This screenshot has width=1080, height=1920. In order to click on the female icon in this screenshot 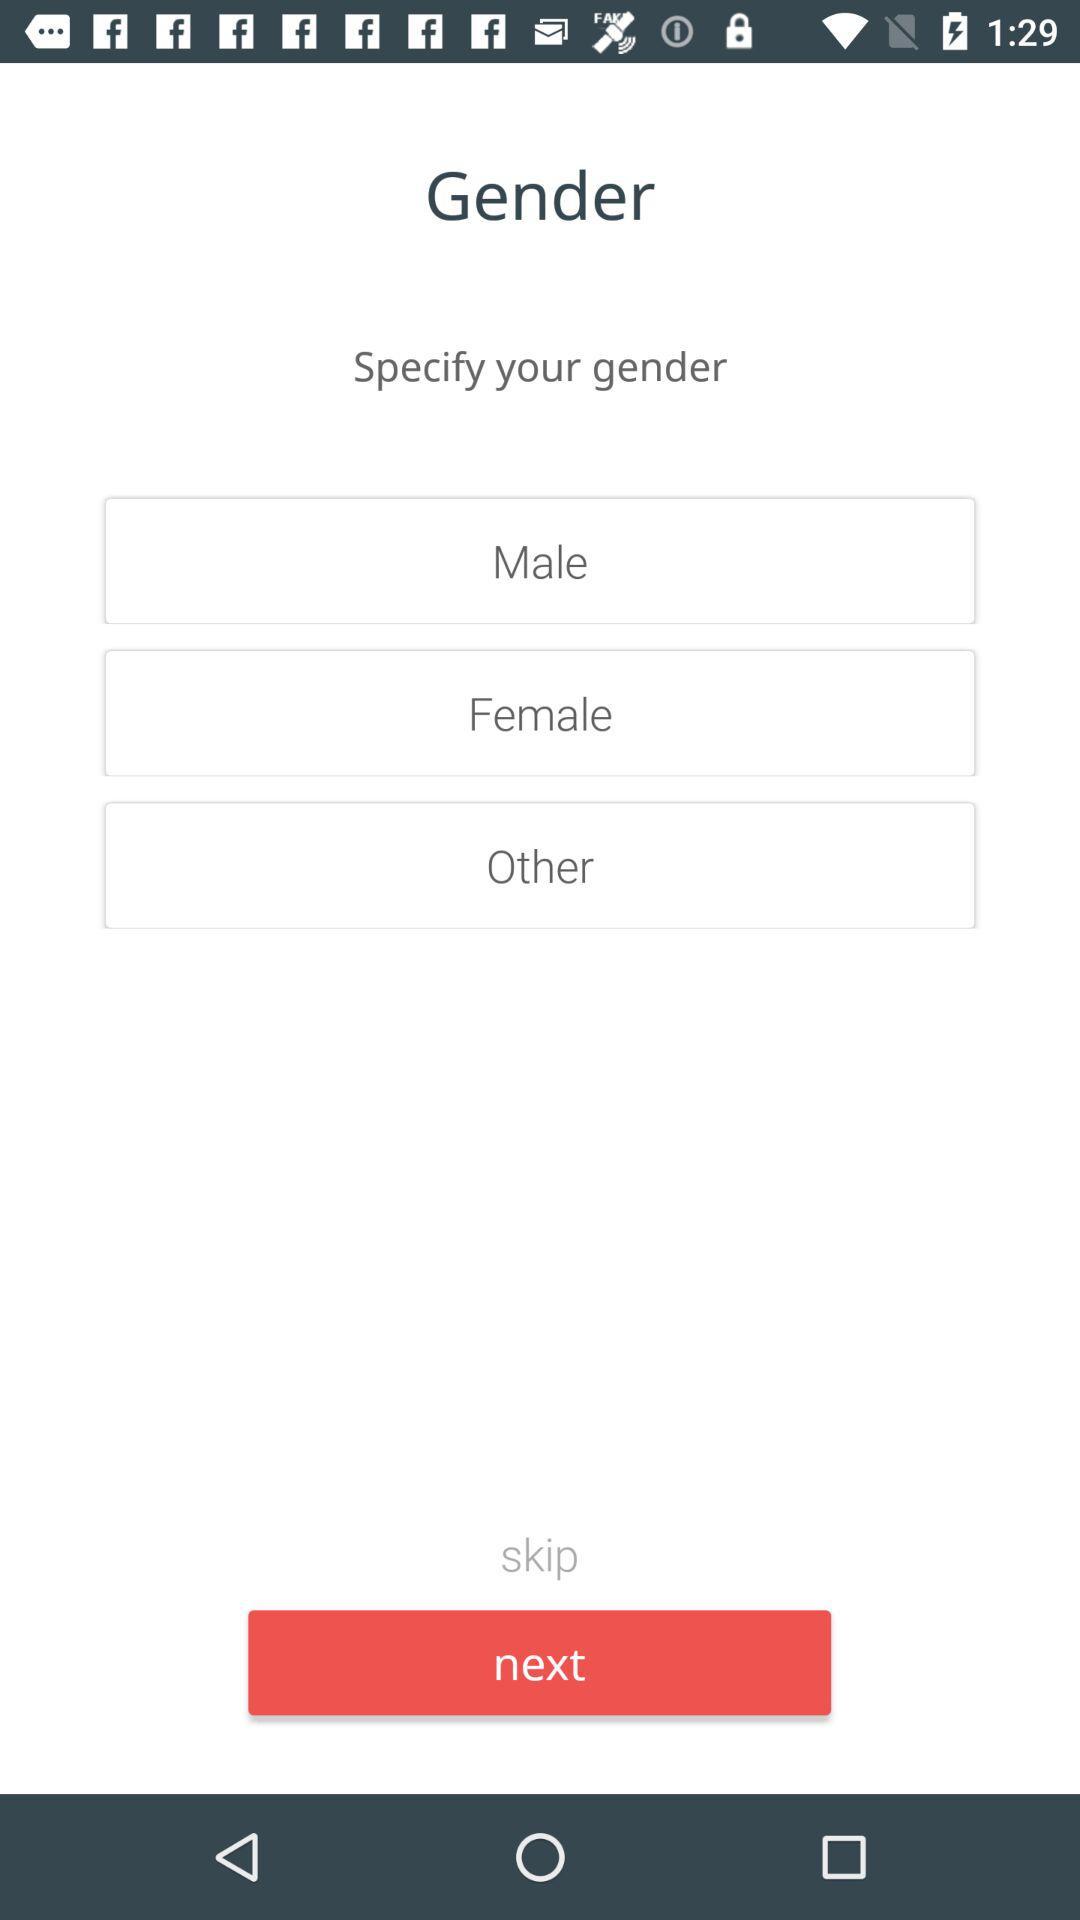, I will do `click(540, 713)`.